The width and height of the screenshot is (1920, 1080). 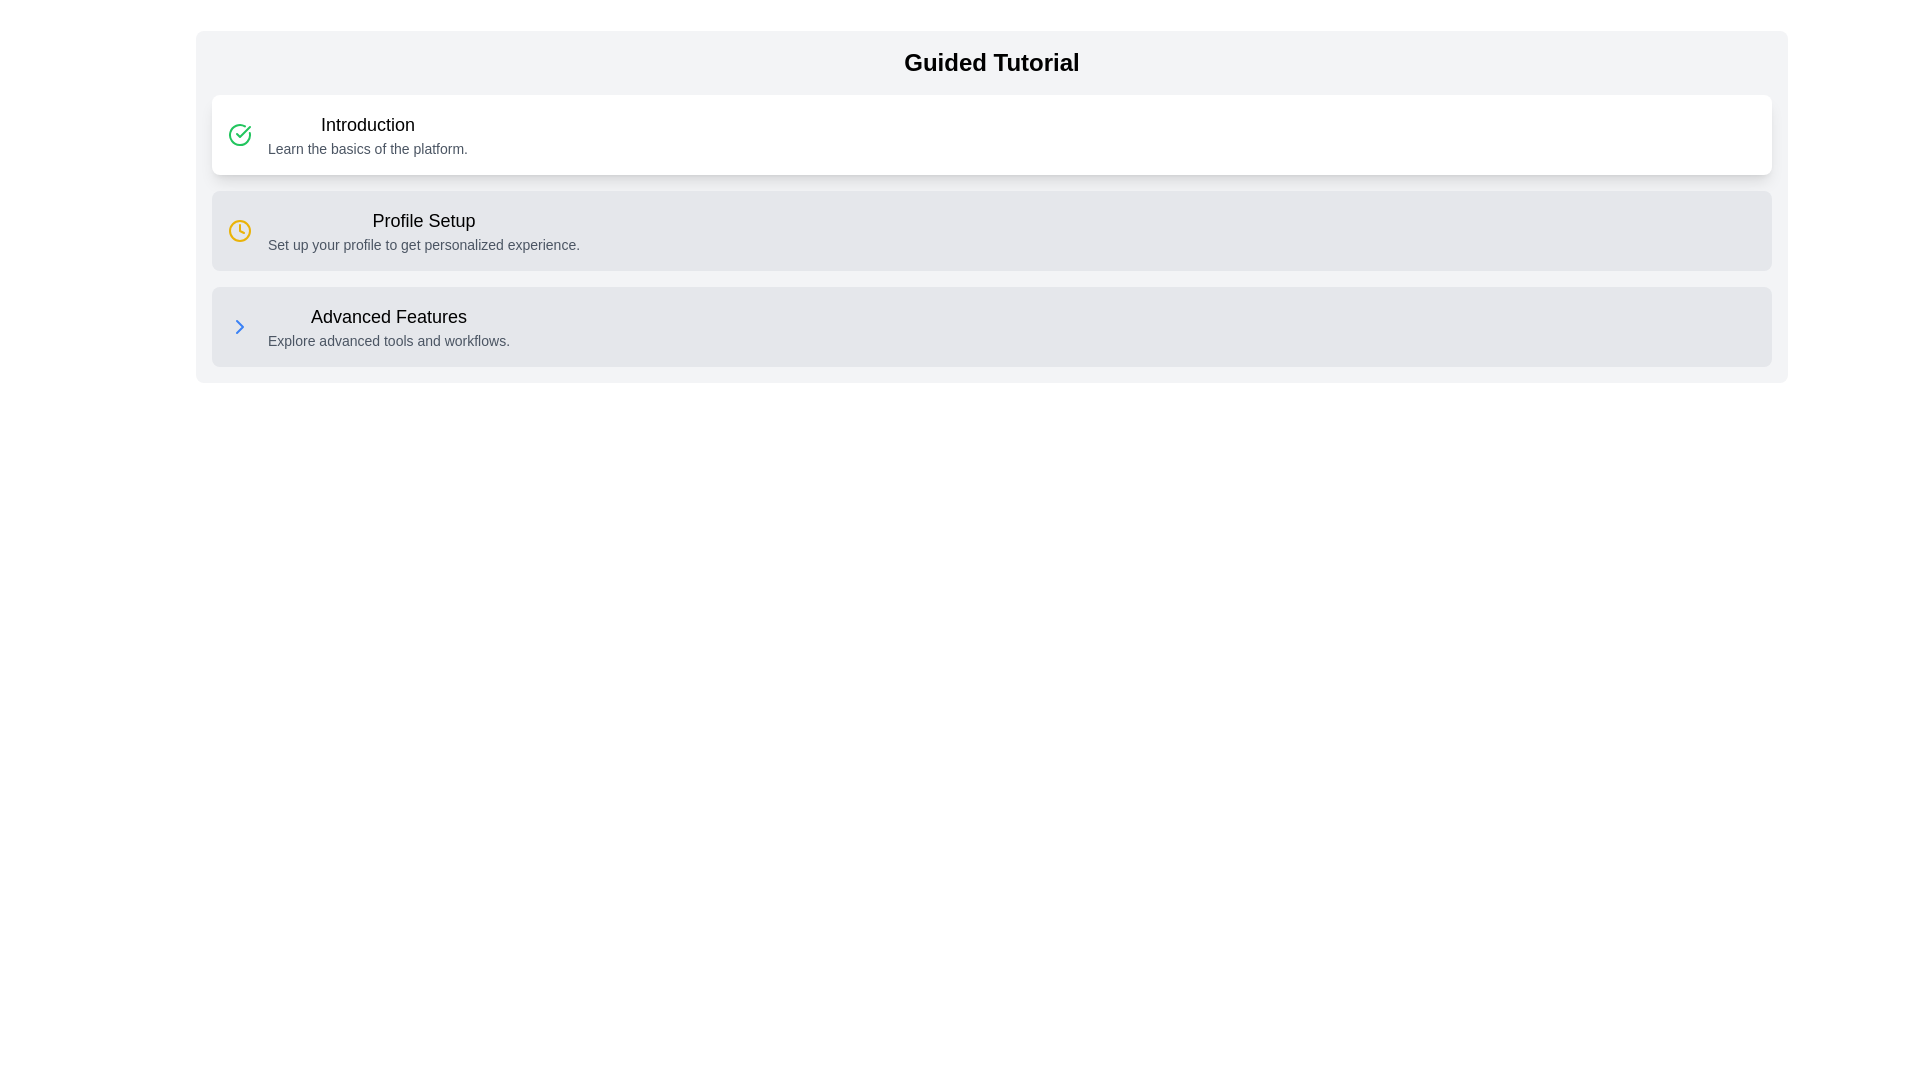 What do you see at coordinates (240, 135) in the screenshot?
I see `the green circular graphic that is part of the check mark icon in the Guided Tutorial UI, located at the left edge of the 'Introduction' section` at bounding box center [240, 135].